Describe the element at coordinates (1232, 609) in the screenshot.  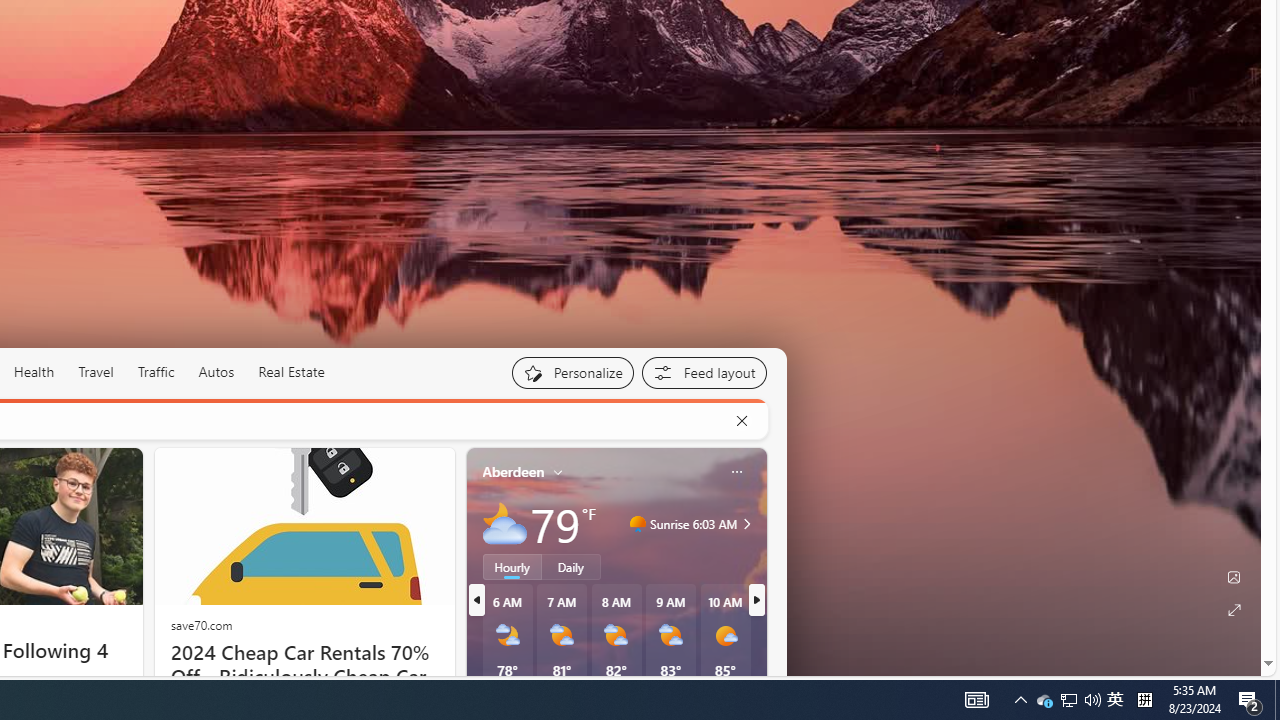
I see `'Expand background'` at that location.